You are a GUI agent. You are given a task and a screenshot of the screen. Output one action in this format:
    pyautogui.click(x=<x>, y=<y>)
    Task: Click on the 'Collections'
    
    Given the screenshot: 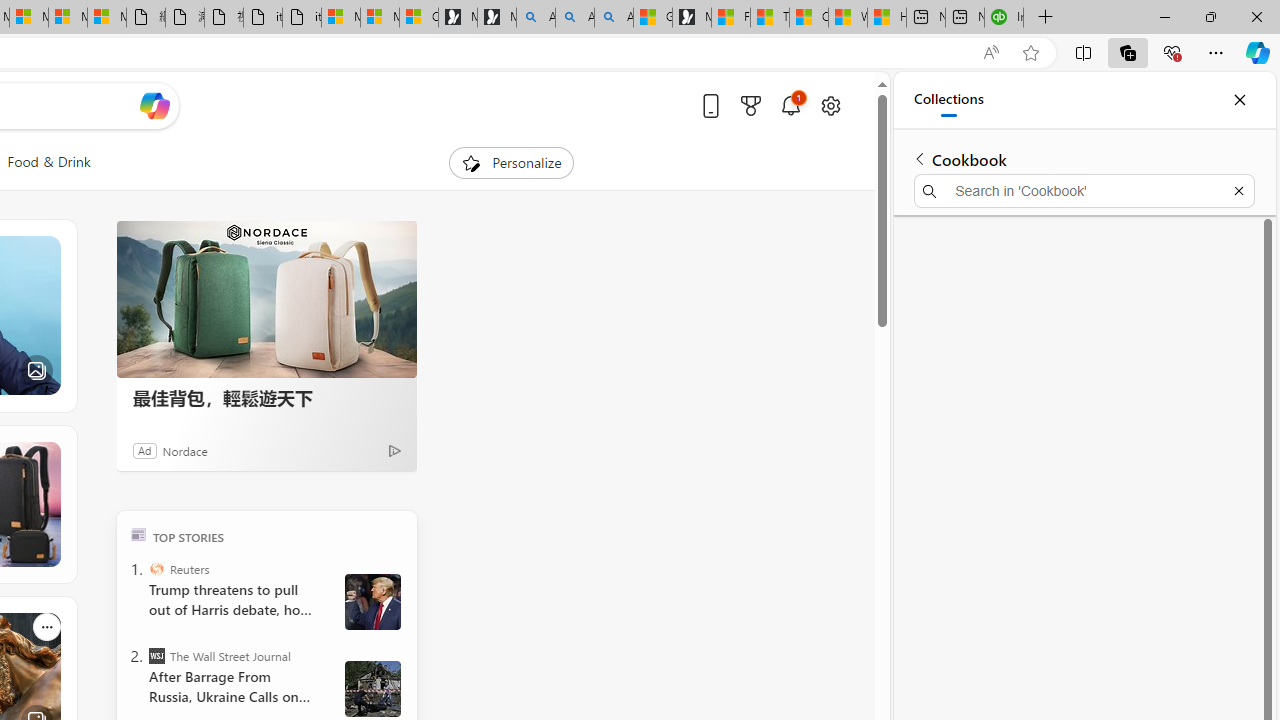 What is the action you would take?
    pyautogui.click(x=948, y=100)
    